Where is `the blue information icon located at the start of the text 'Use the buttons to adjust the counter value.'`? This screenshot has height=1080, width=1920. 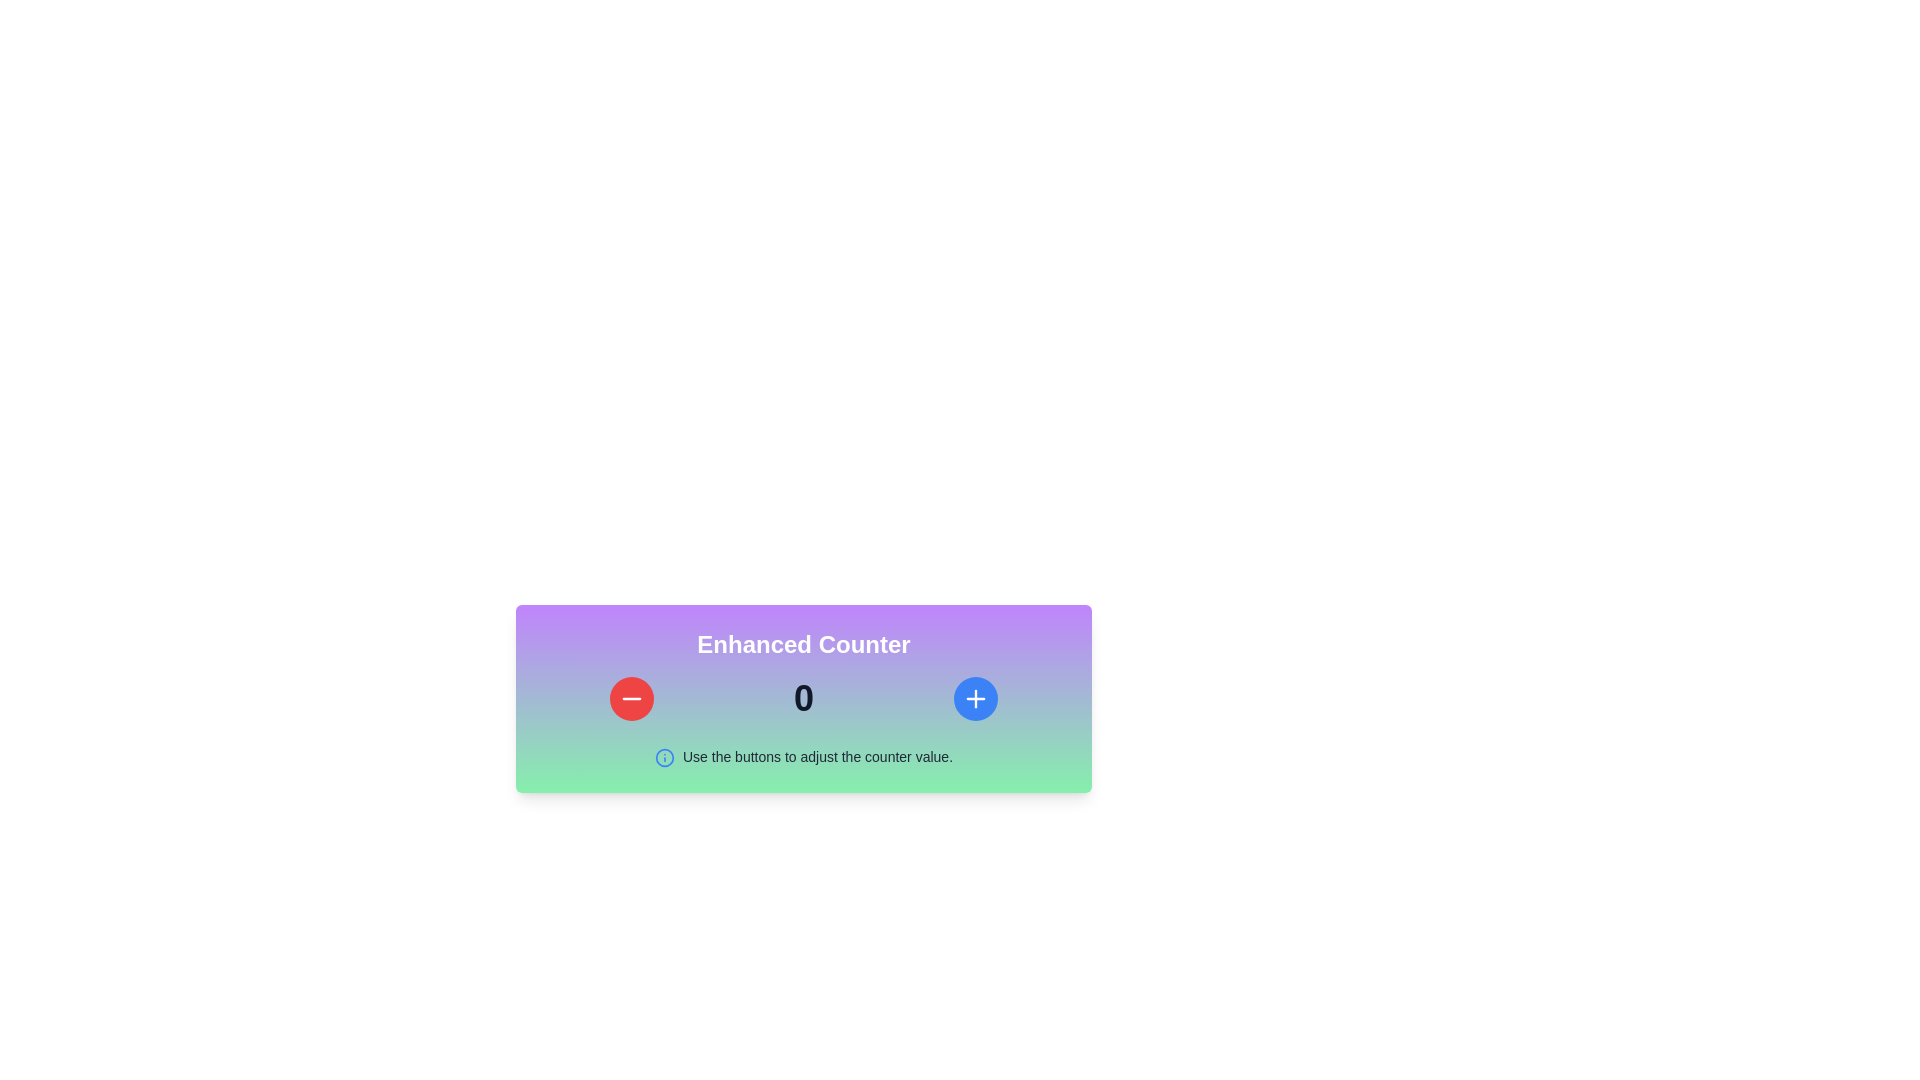 the blue information icon located at the start of the text 'Use the buttons to adjust the counter value.' is located at coordinates (664, 757).